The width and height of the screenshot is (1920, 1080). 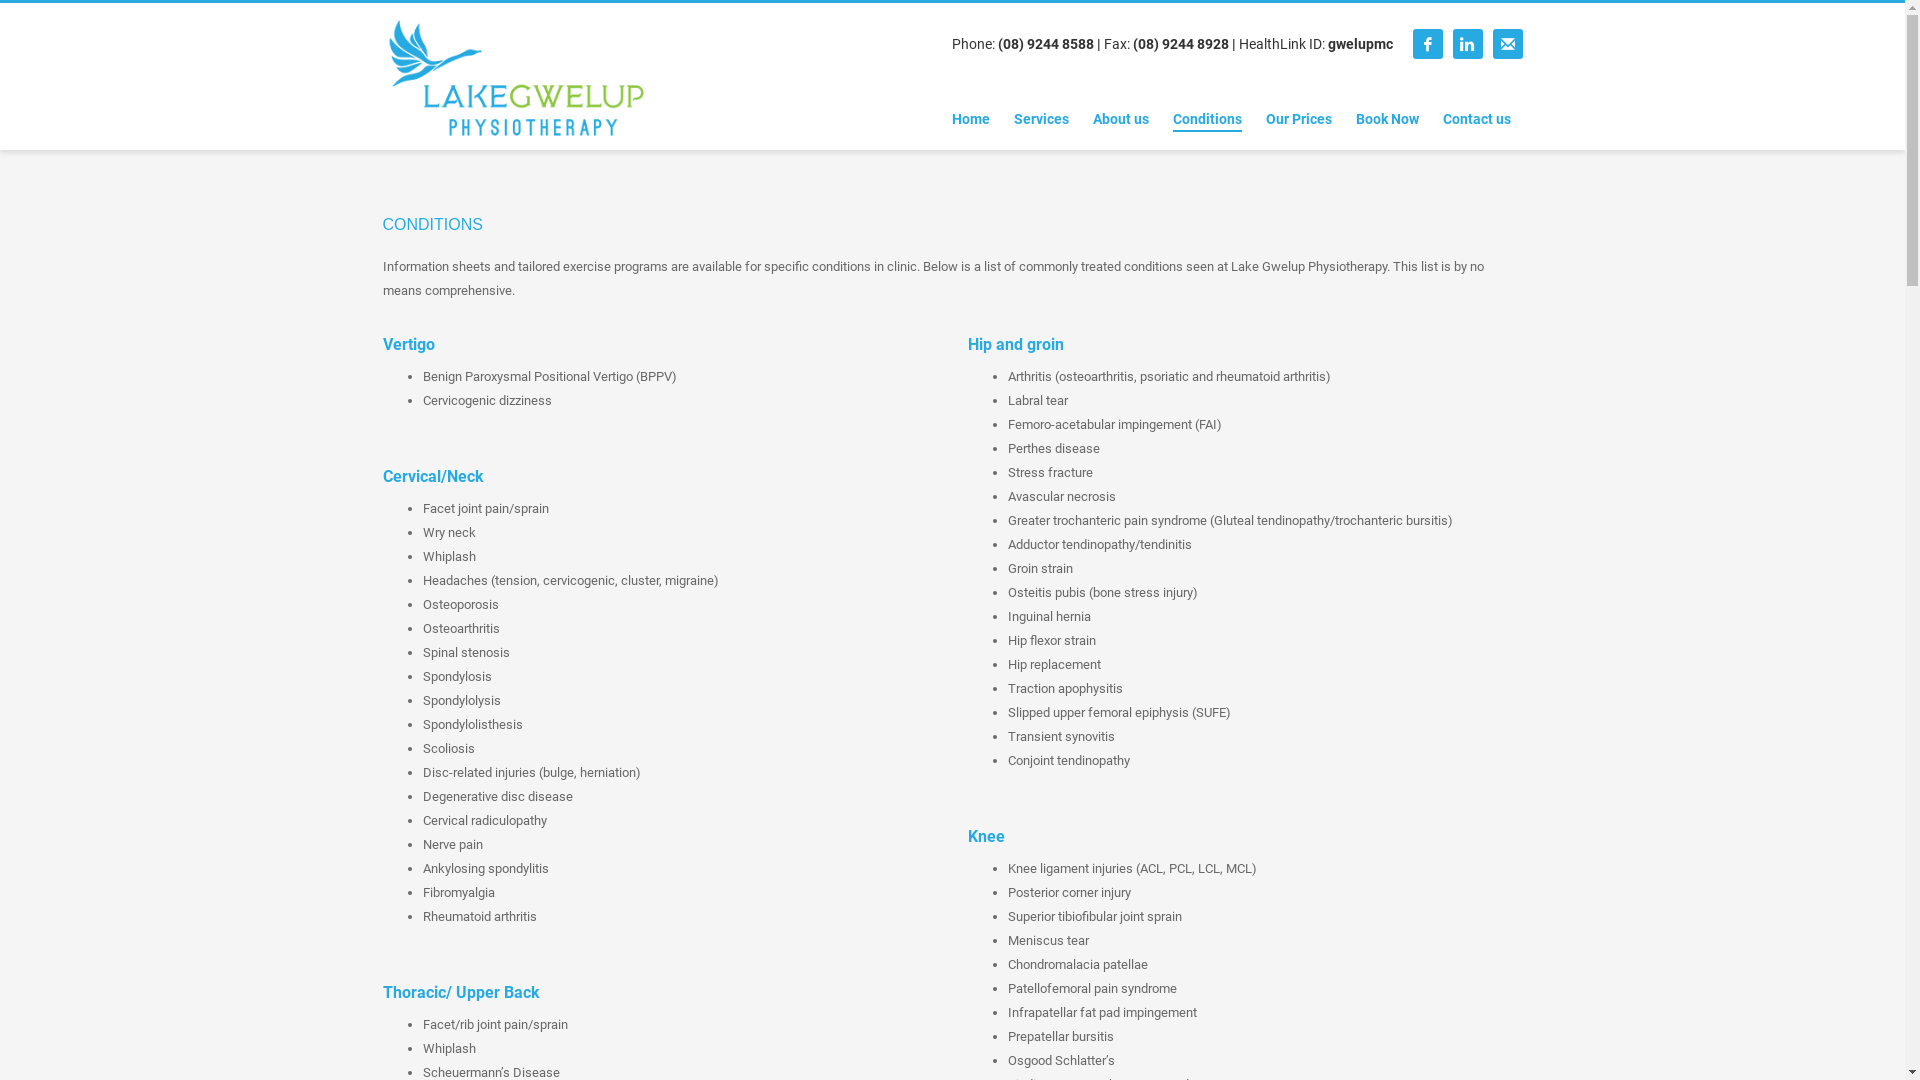 I want to click on 'Lake Gwelup Physiotherapy', so click(x=515, y=76).